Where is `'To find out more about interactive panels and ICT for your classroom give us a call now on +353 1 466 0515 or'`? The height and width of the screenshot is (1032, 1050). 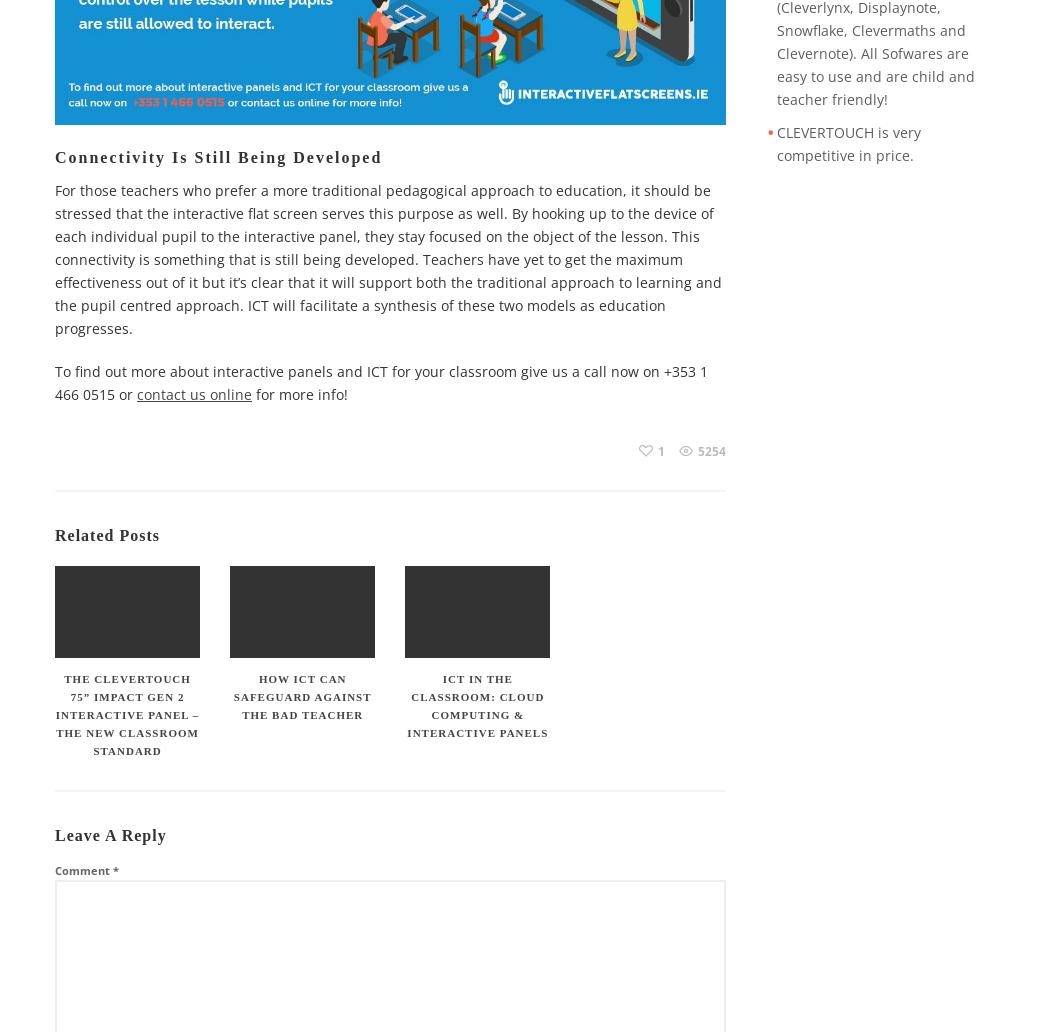
'To find out more about interactive panels and ICT for your classroom give us a call now on +353 1 466 0515 or' is located at coordinates (381, 382).